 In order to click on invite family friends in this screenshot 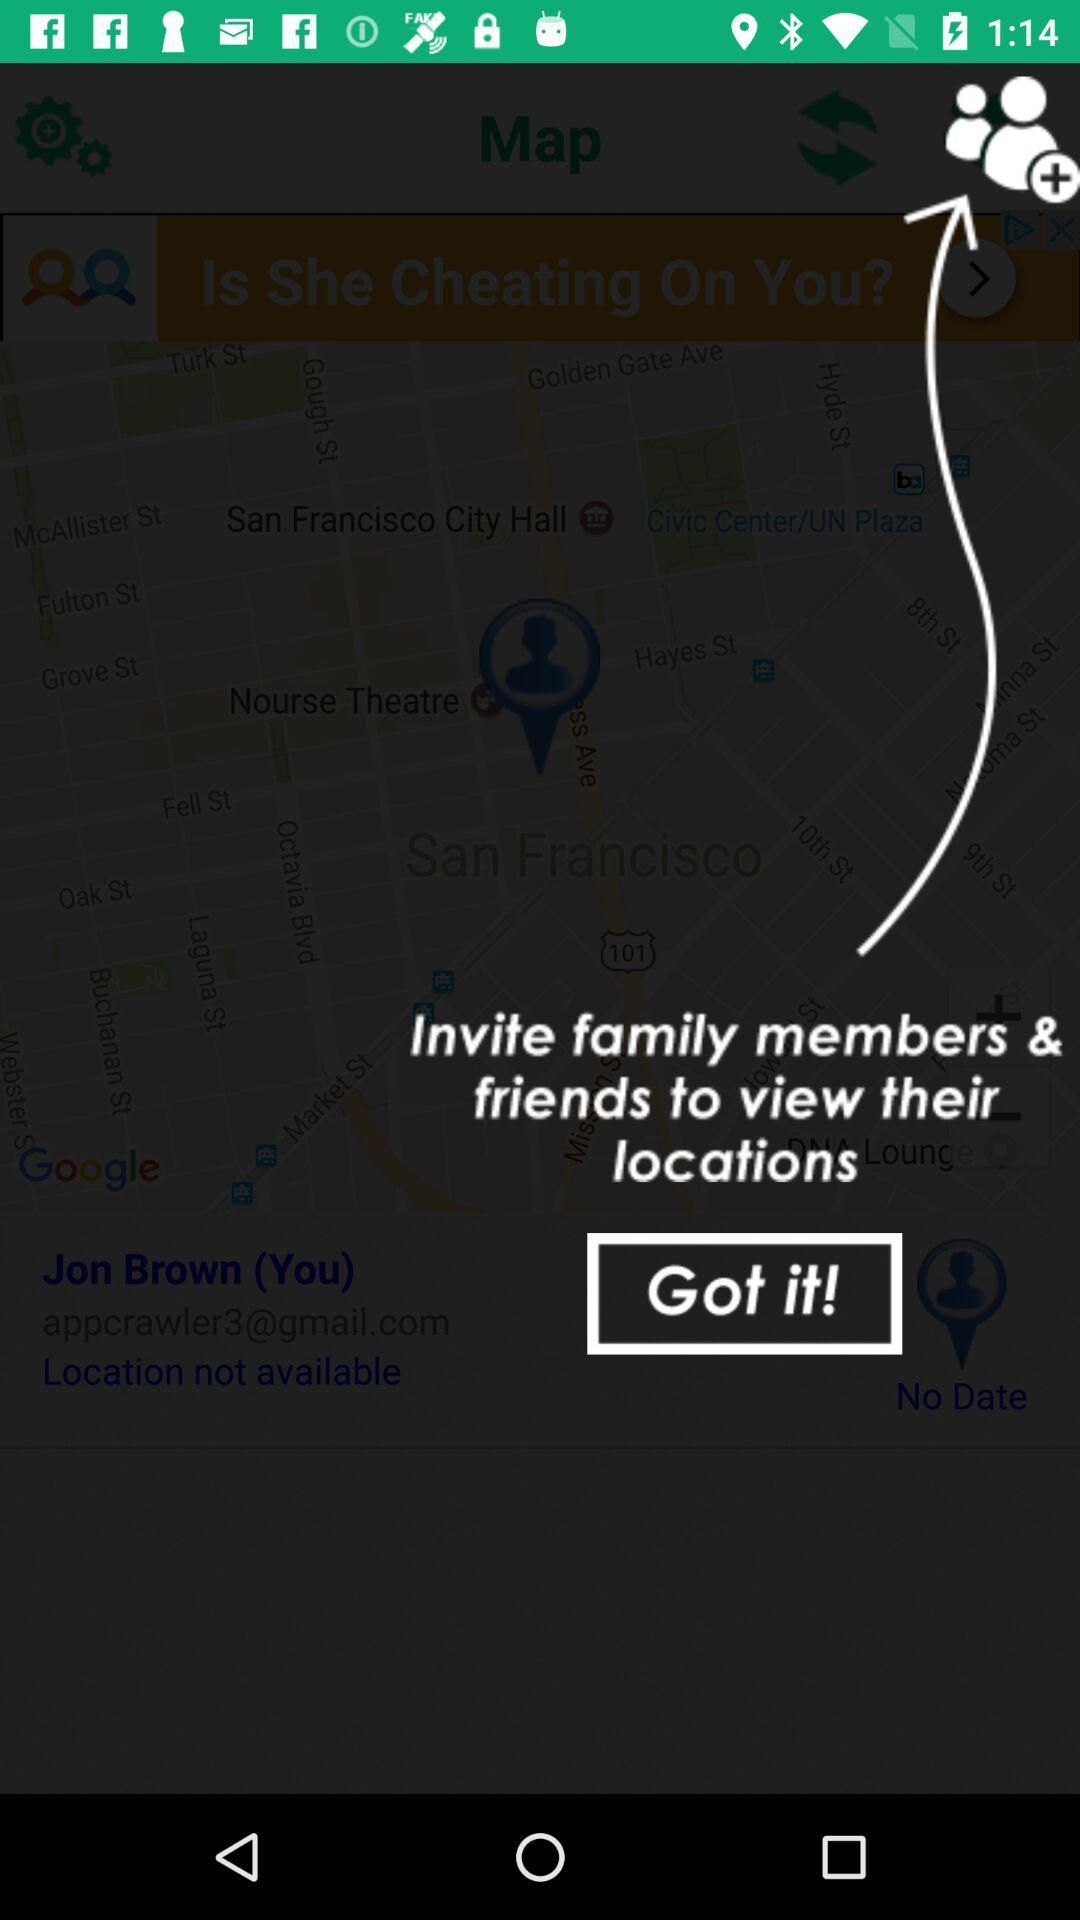, I will do `click(990, 135)`.